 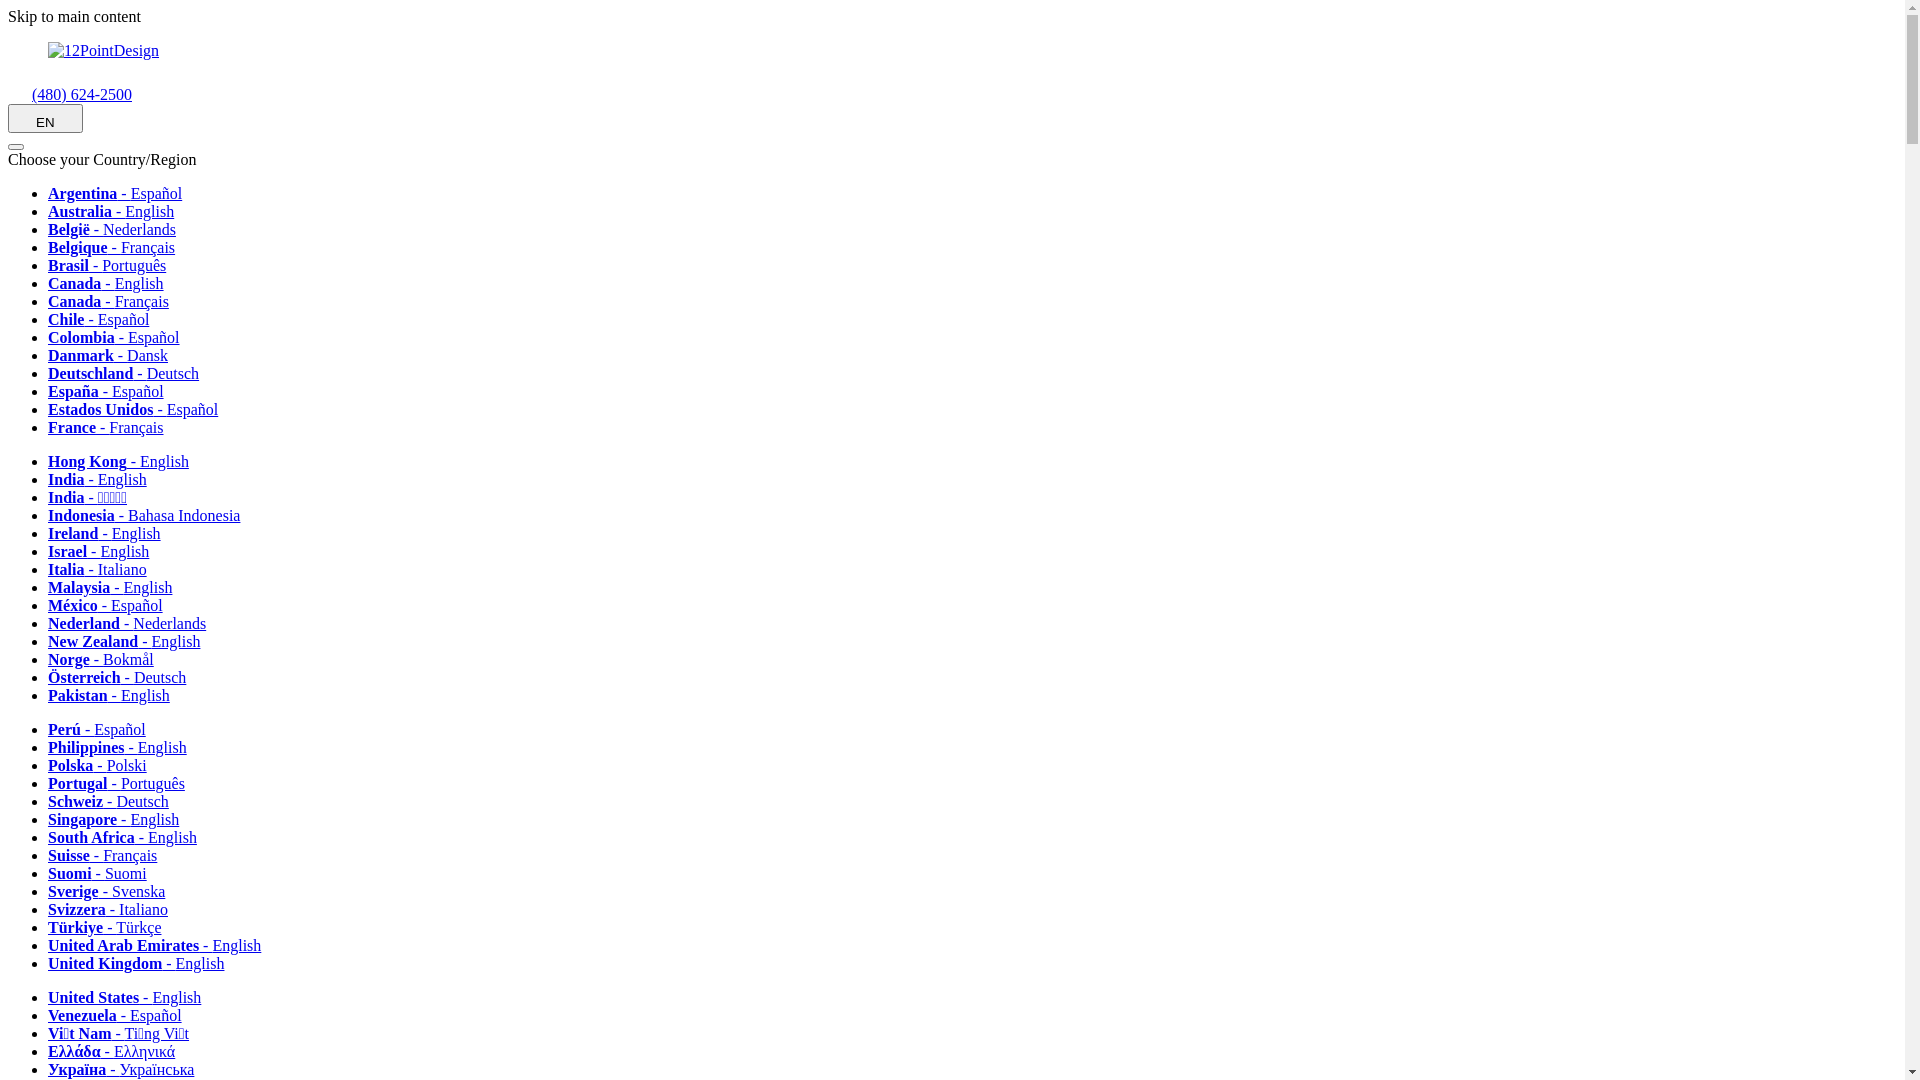 What do you see at coordinates (130, 997) in the screenshot?
I see `'United States - English'` at bounding box center [130, 997].